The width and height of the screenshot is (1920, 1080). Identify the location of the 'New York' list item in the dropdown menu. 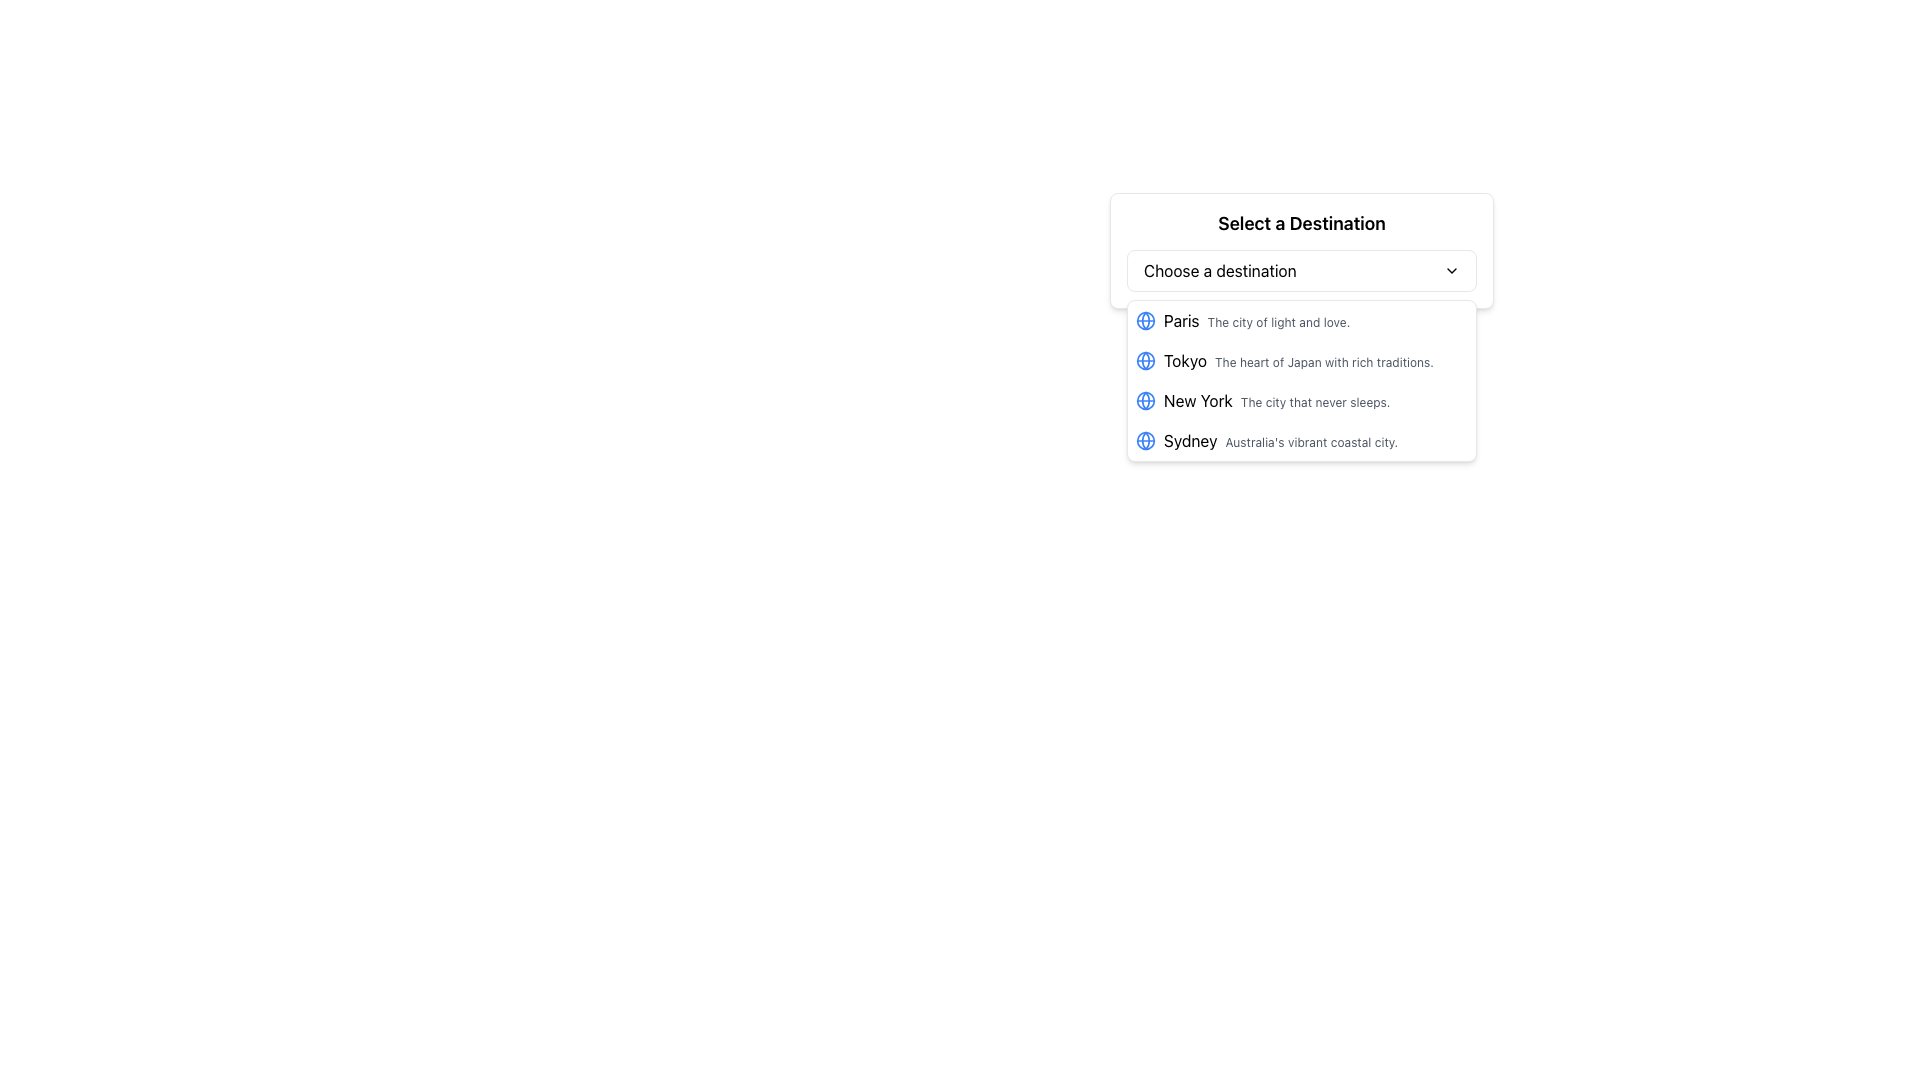
(1276, 401).